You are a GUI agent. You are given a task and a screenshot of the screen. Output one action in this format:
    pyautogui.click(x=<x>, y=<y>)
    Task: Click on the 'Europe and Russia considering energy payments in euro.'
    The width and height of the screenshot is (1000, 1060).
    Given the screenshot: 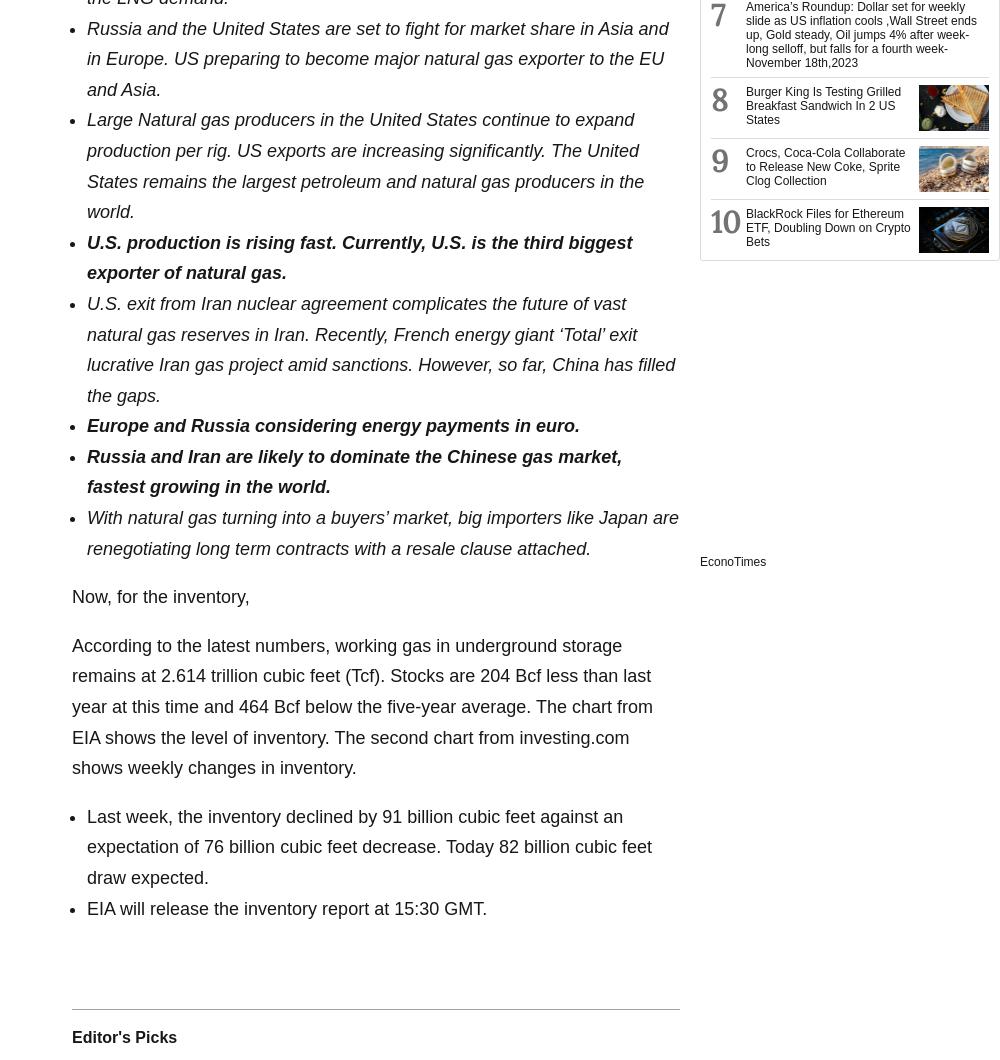 What is the action you would take?
    pyautogui.click(x=332, y=425)
    